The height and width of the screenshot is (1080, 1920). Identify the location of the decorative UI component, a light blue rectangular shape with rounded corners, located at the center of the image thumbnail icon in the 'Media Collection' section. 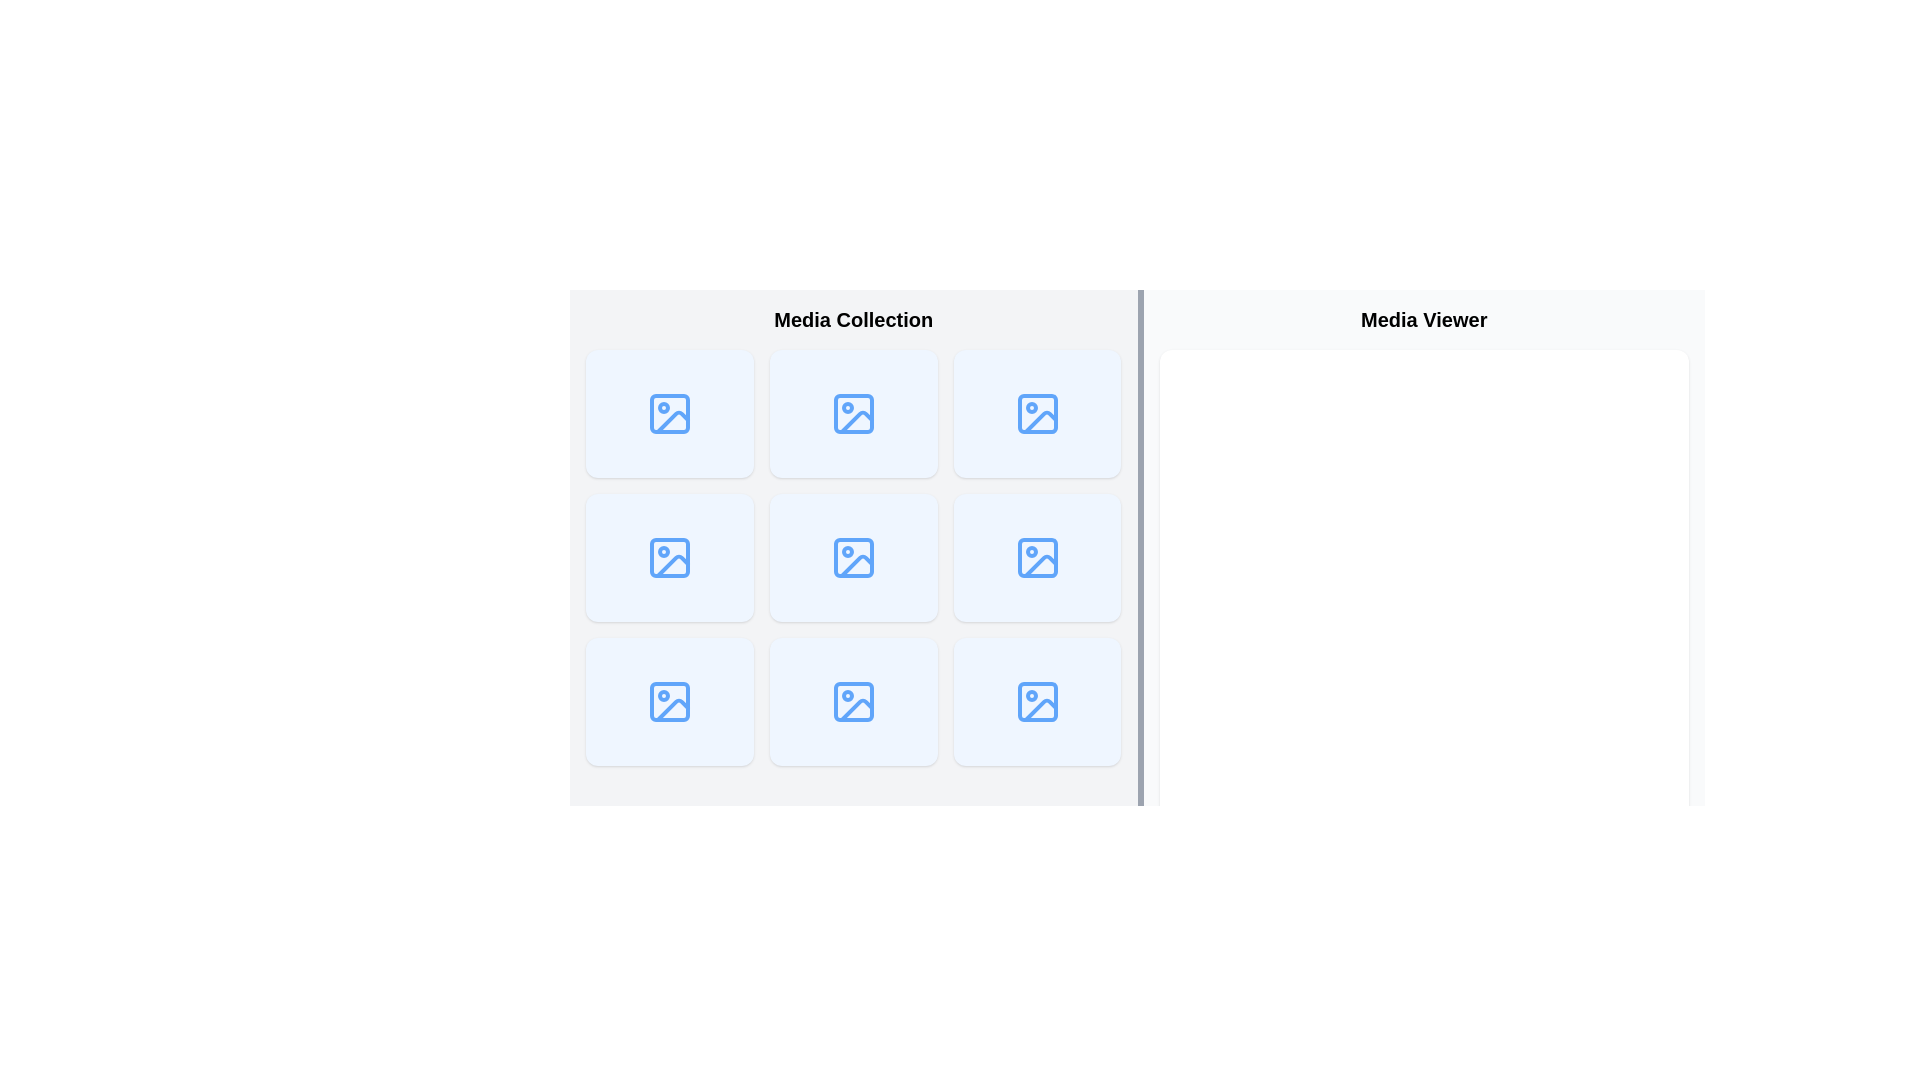
(853, 412).